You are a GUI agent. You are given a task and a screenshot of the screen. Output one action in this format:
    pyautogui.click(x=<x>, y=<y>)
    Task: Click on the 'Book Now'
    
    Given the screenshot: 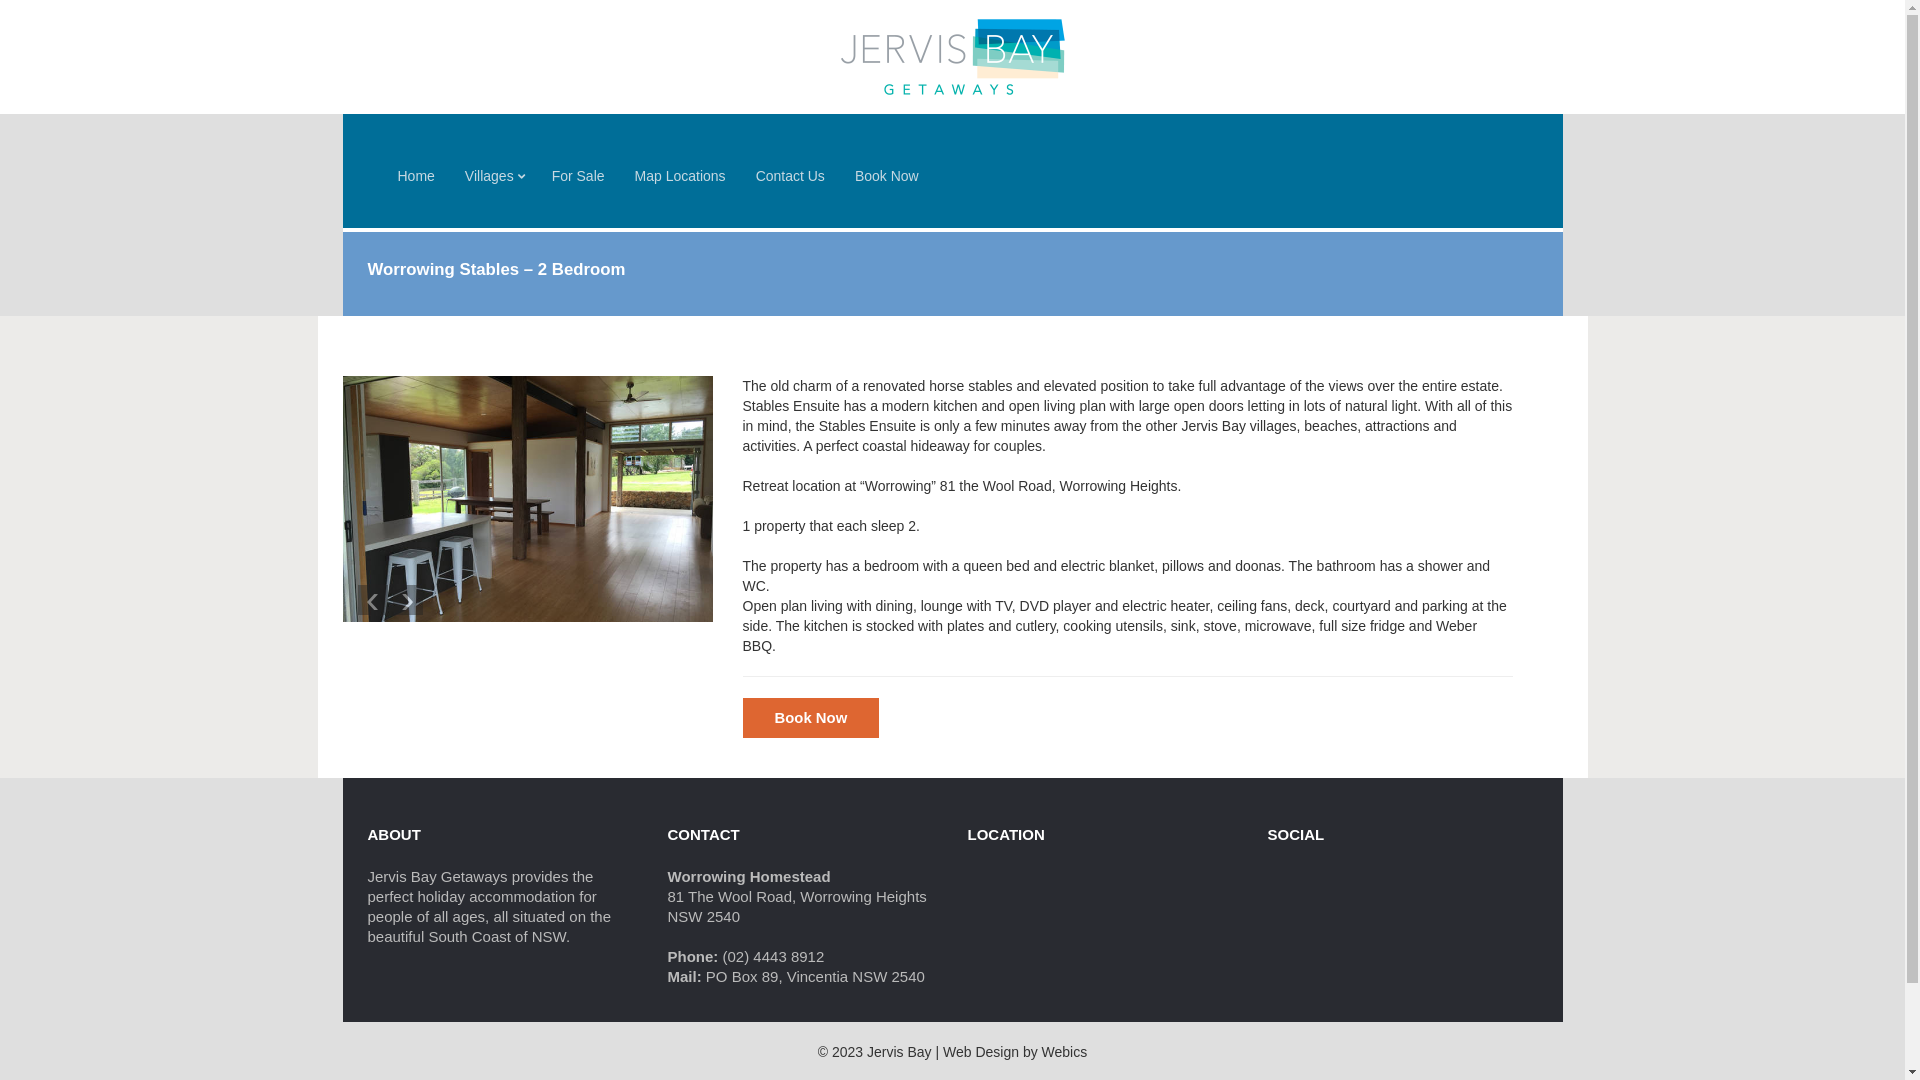 What is the action you would take?
    pyautogui.click(x=741, y=716)
    